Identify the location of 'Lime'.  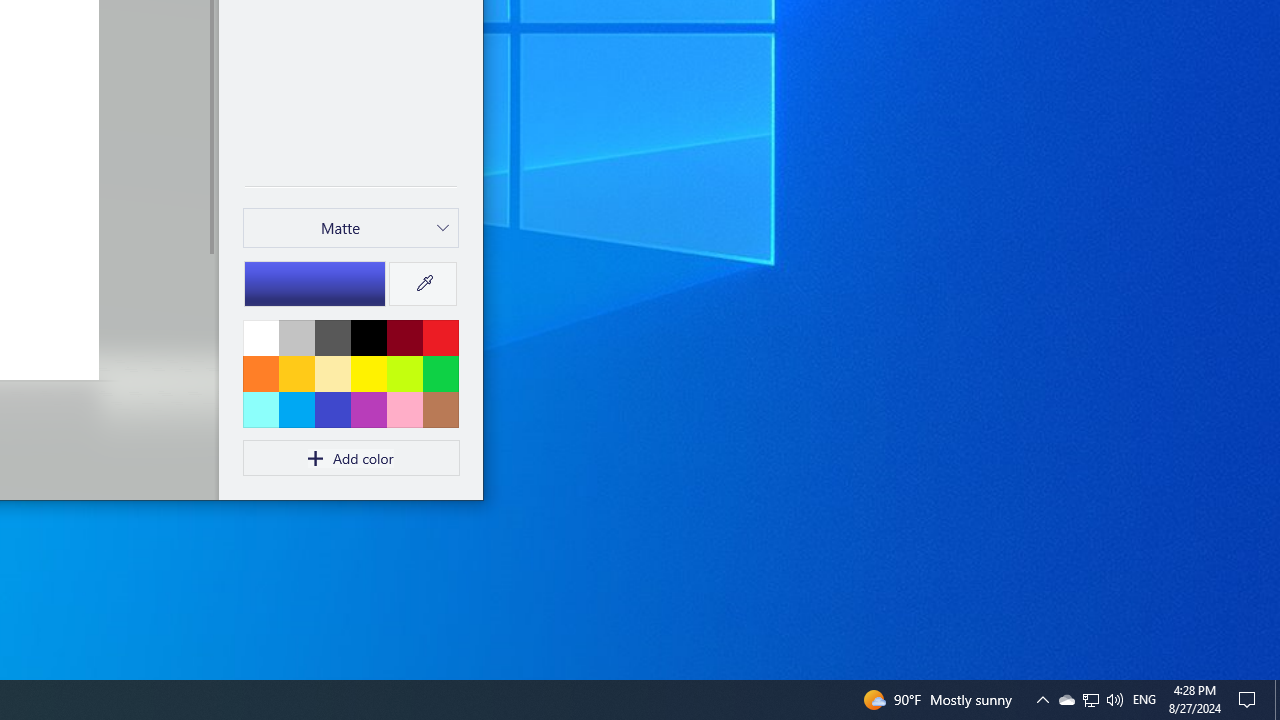
(403, 373).